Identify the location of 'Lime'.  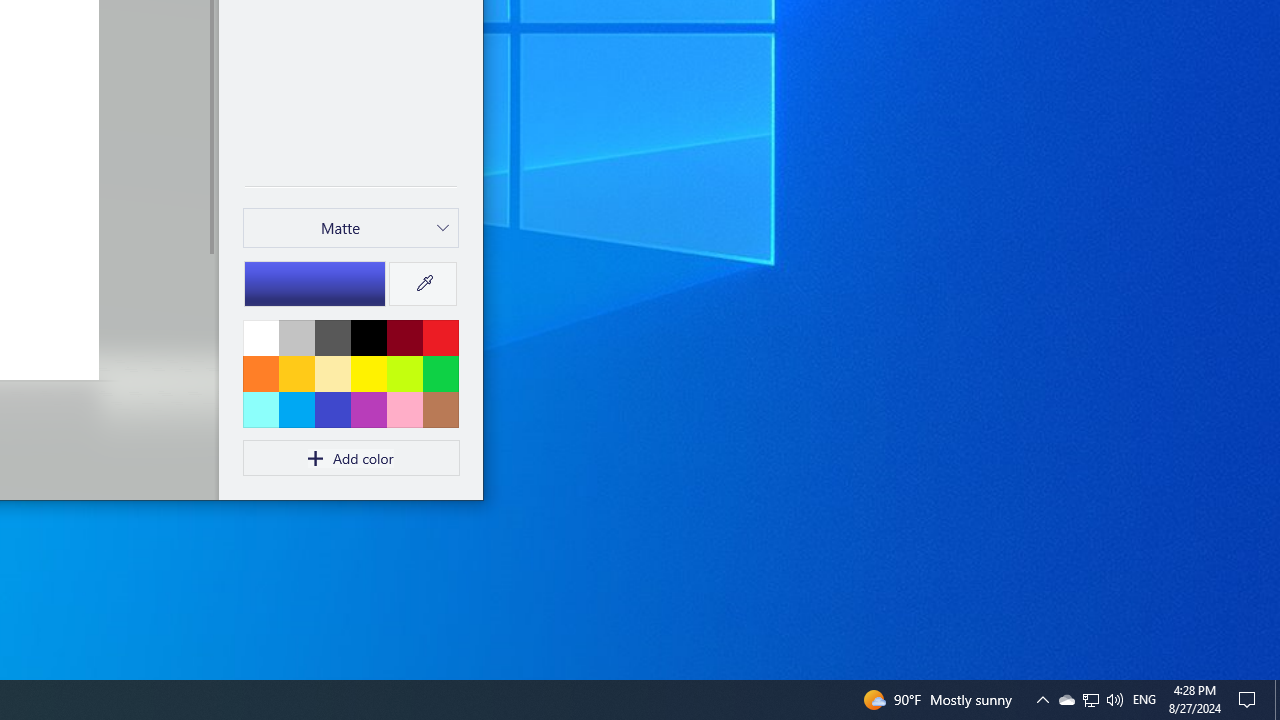
(403, 373).